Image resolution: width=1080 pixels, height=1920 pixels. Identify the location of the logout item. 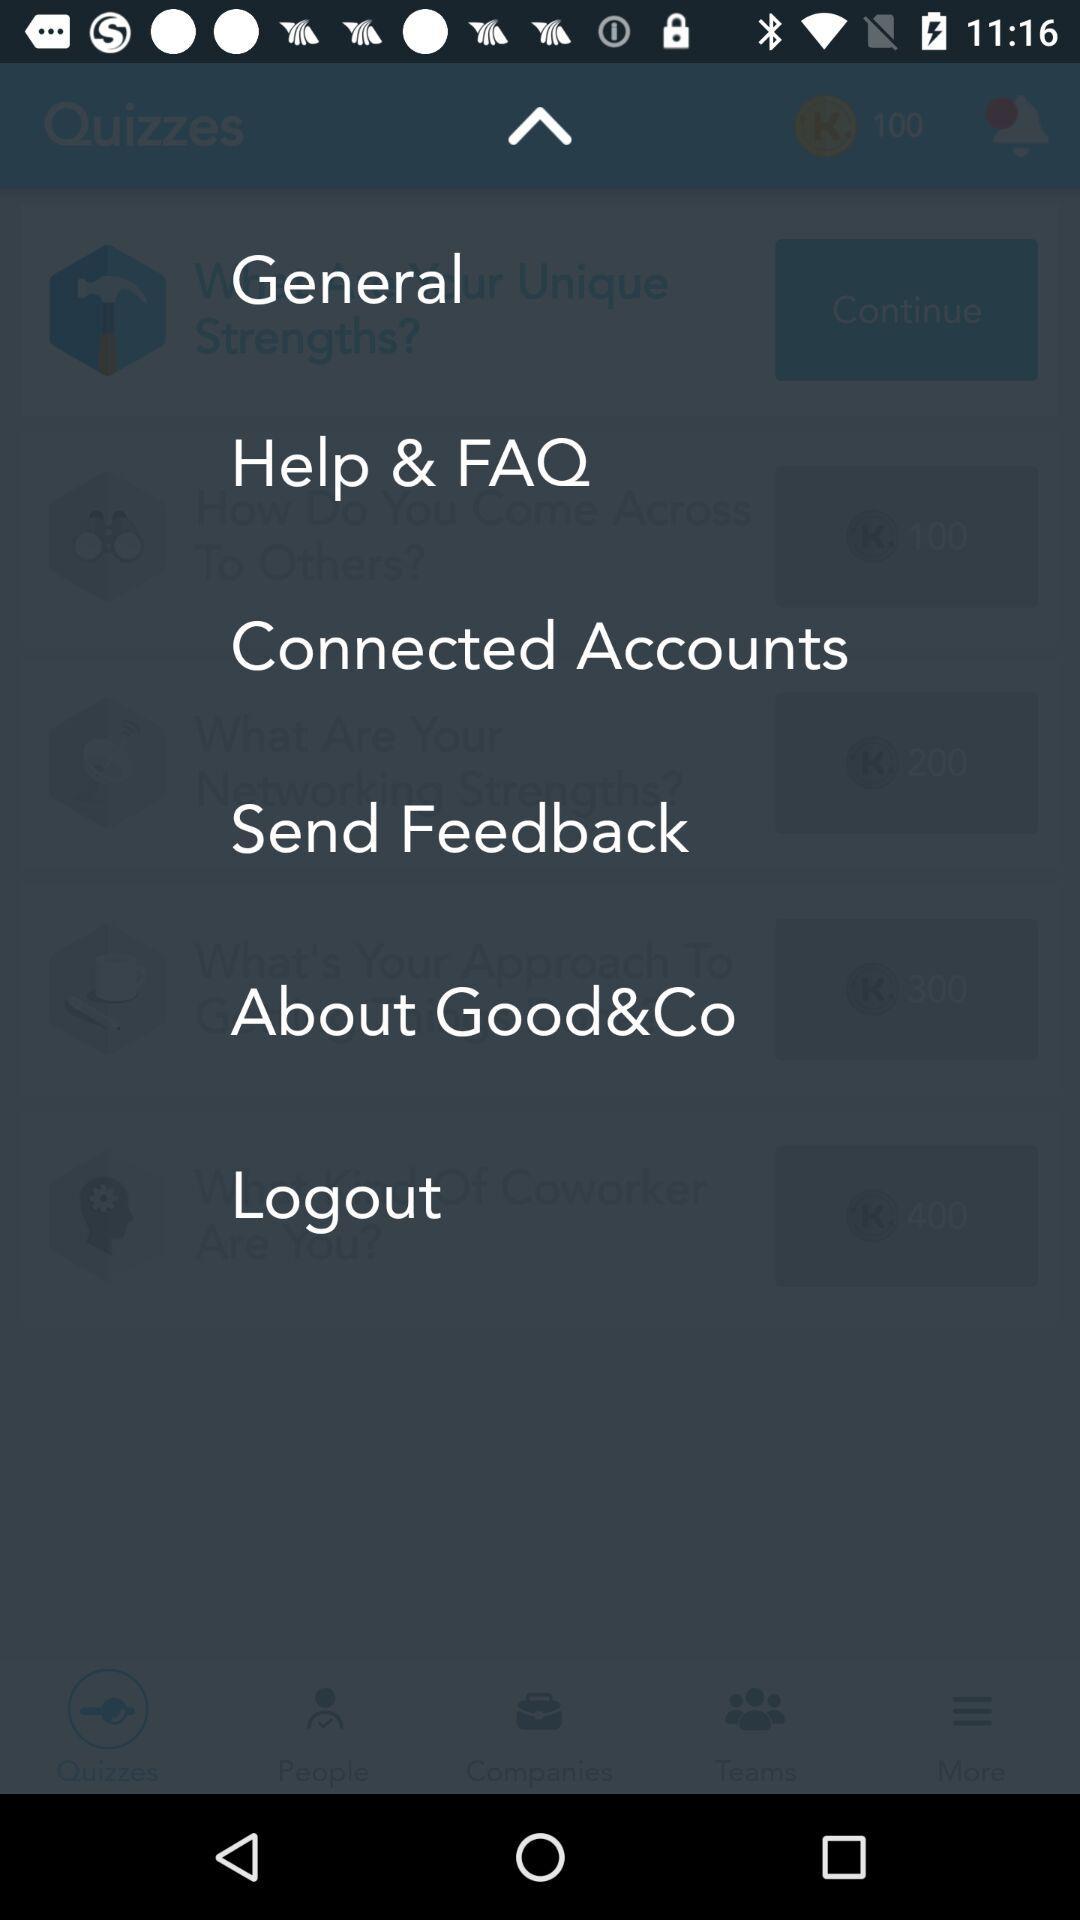
(538, 1195).